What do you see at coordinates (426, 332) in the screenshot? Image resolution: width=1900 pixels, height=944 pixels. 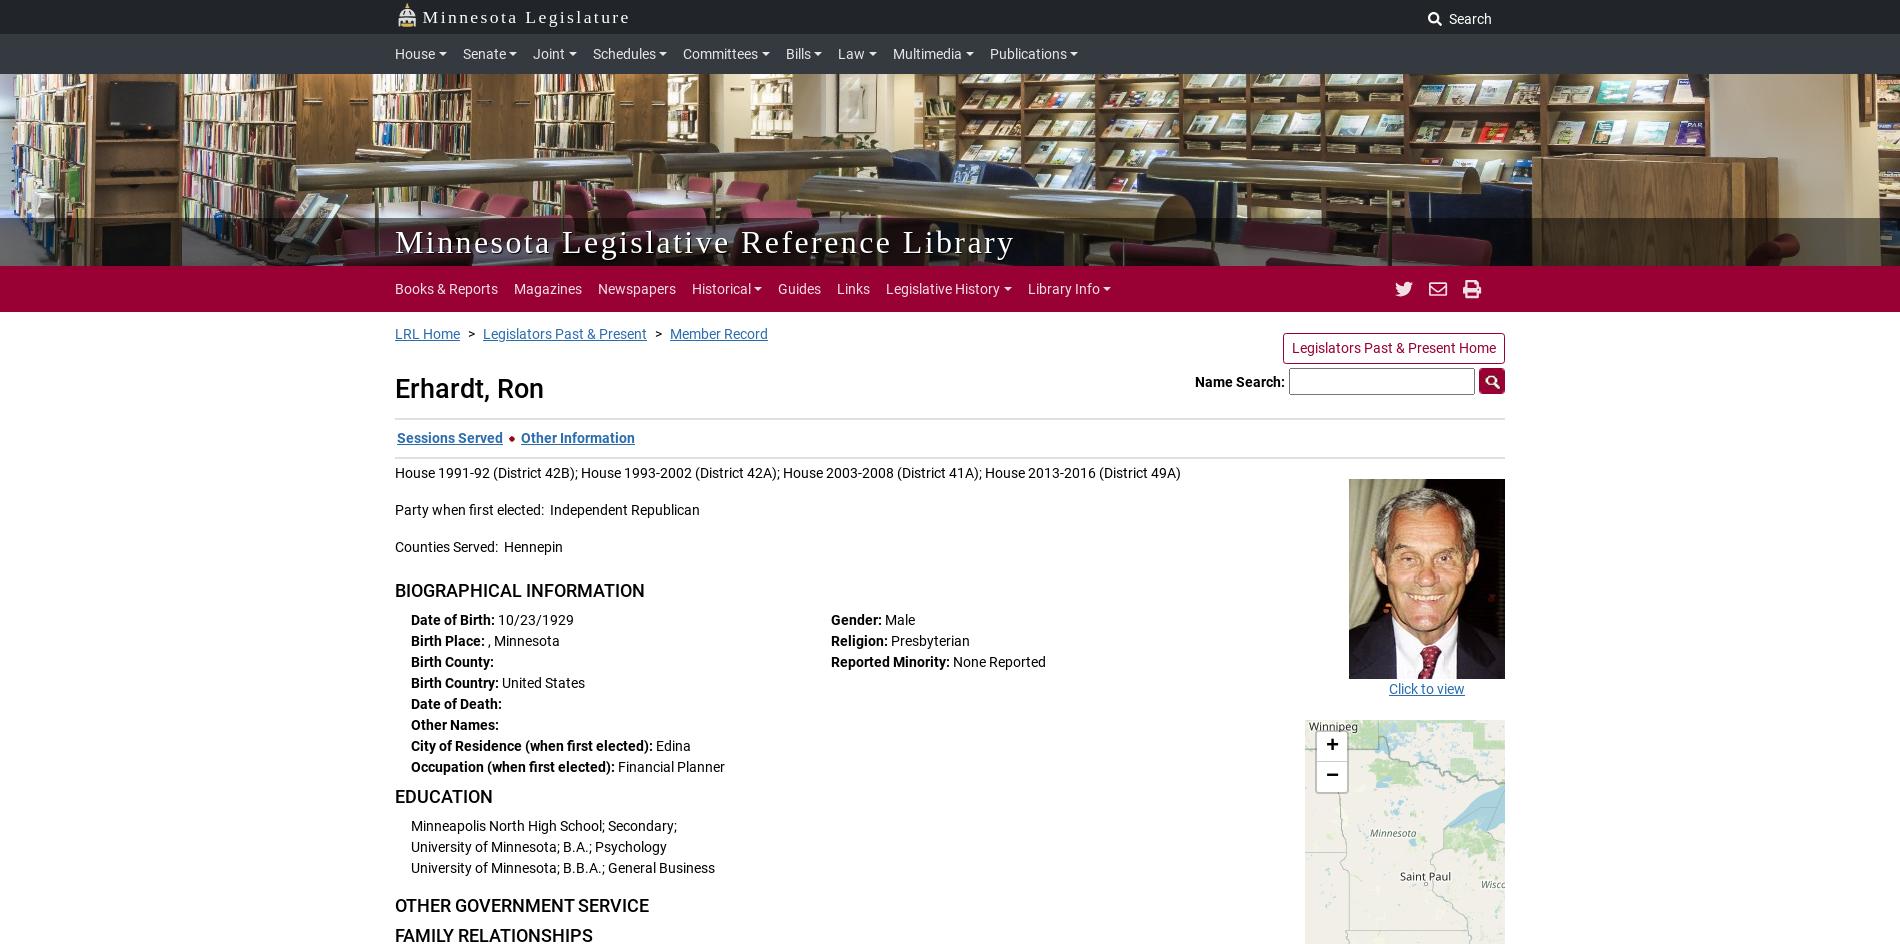 I see `'LRL Home'` at bounding box center [426, 332].